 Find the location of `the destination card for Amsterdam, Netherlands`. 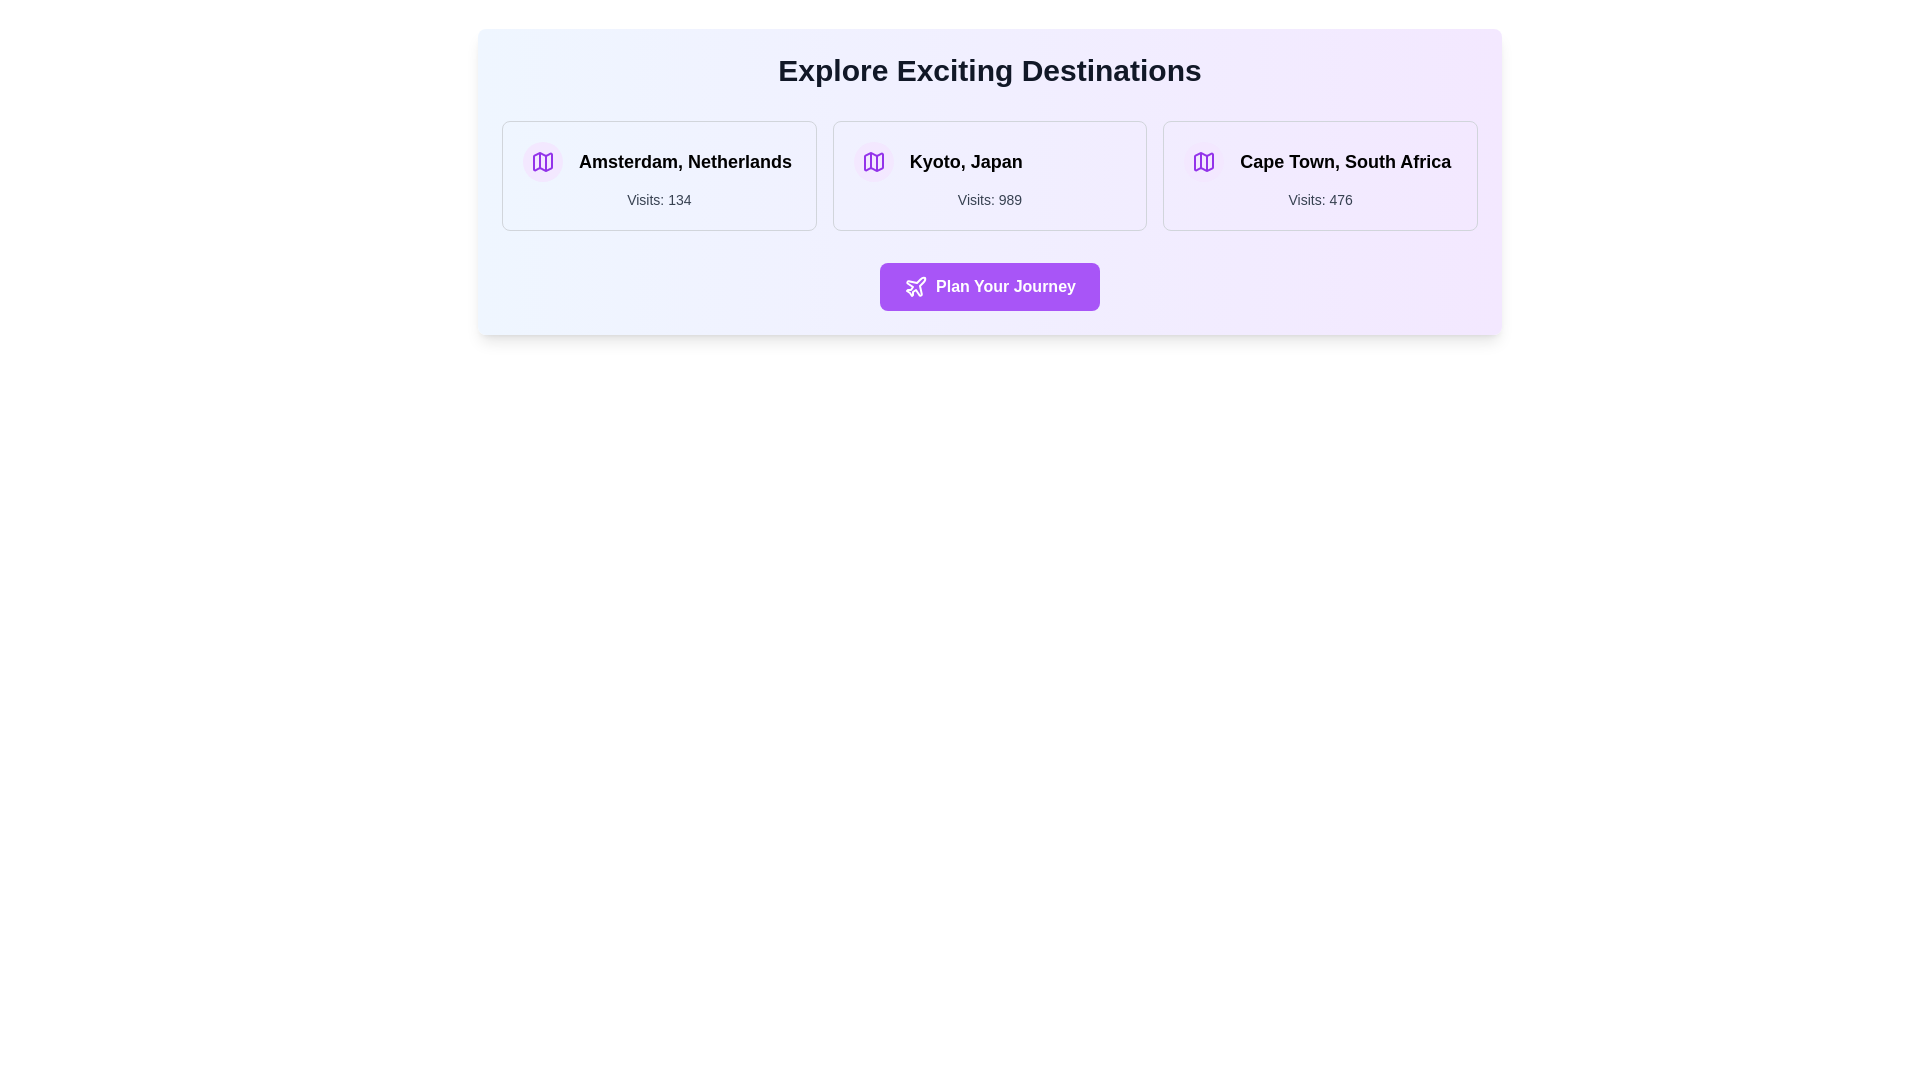

the destination card for Amsterdam, Netherlands is located at coordinates (658, 175).